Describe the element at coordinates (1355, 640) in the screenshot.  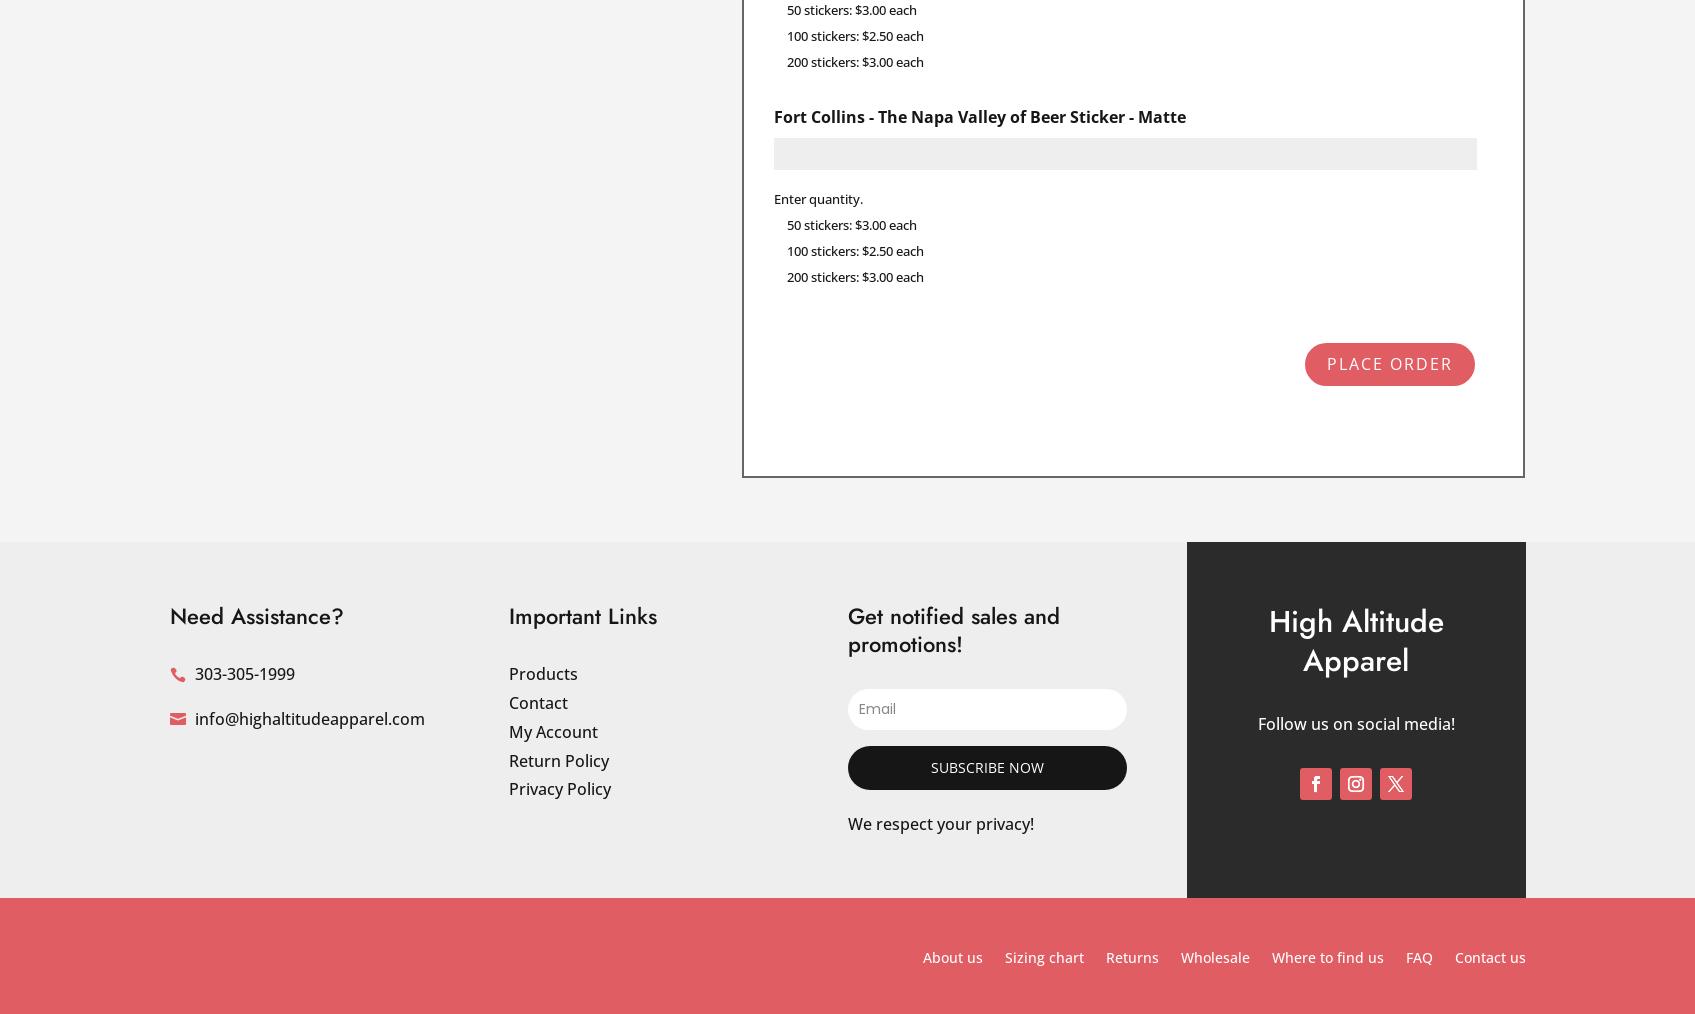
I see `'High Altitude Apparel'` at that location.